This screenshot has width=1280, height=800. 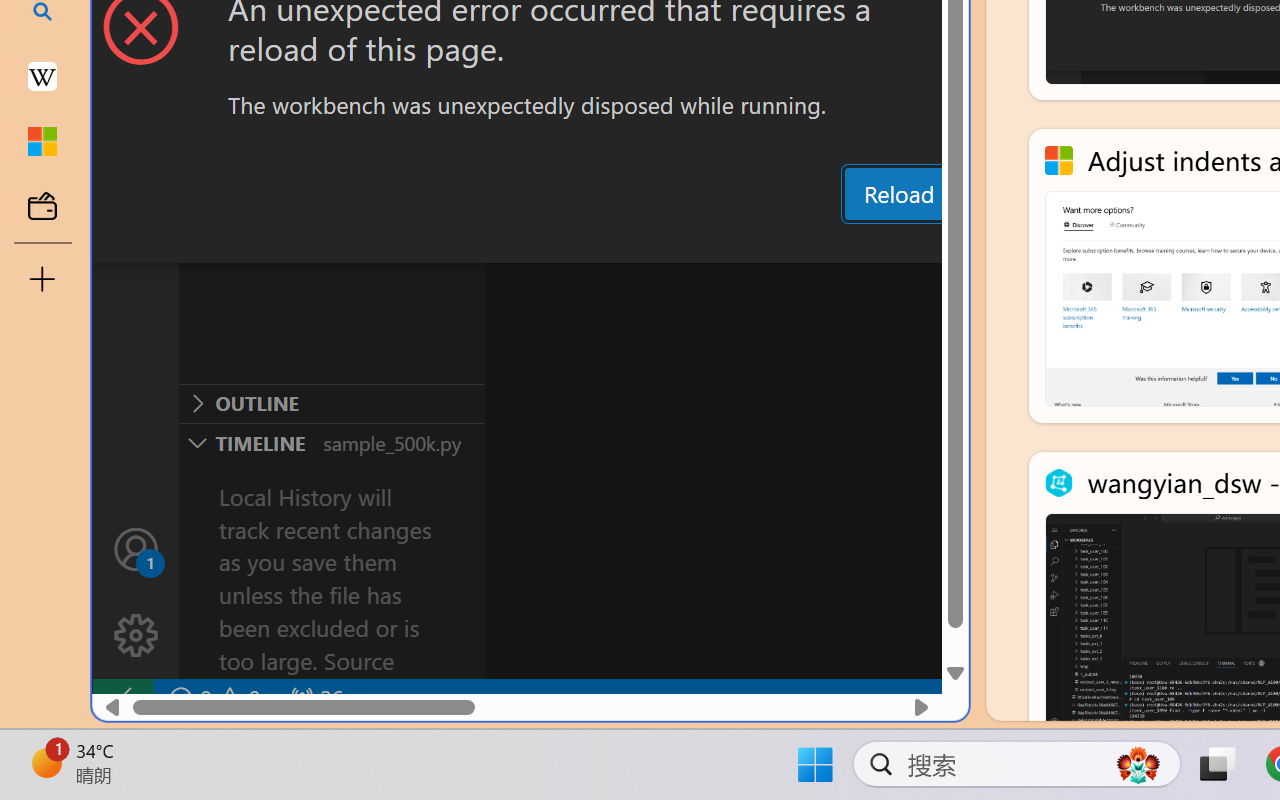 I want to click on 'Reload', so click(x=897, y=192).